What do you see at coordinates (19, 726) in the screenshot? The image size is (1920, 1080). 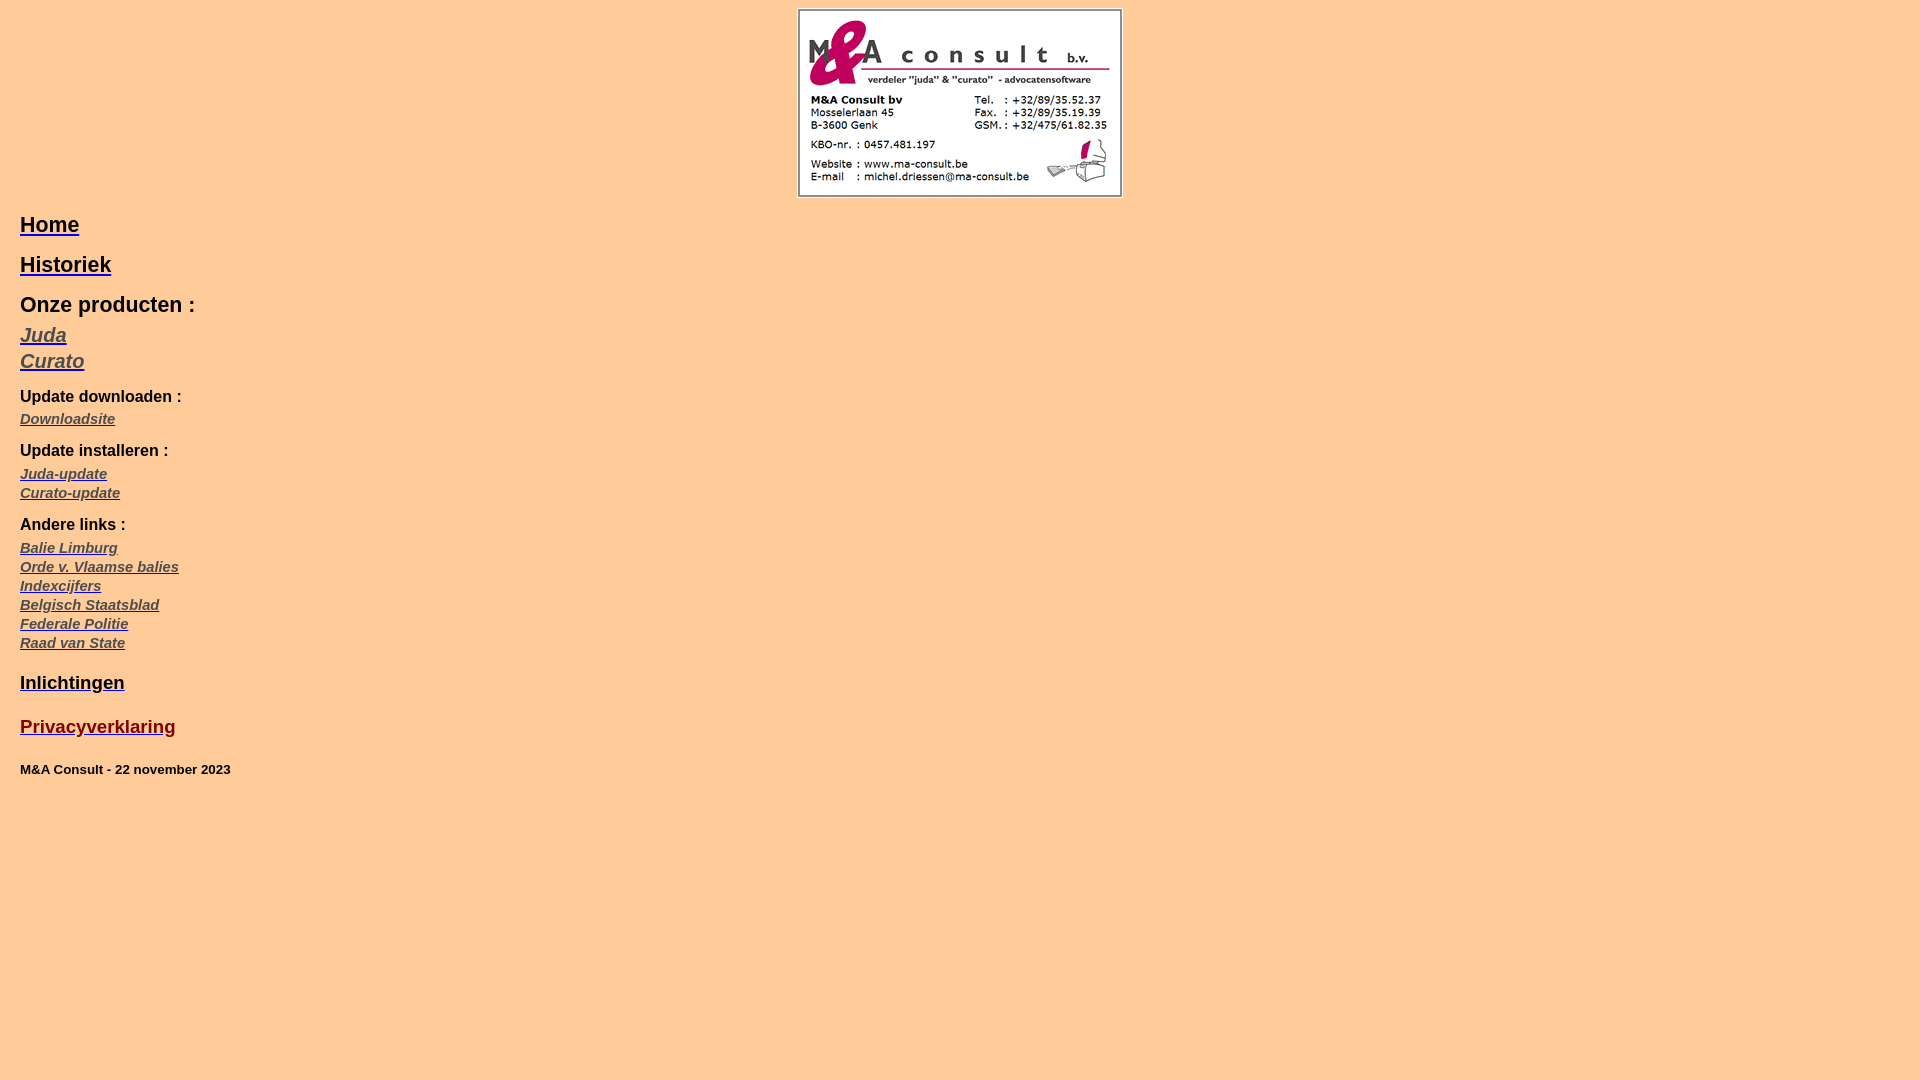 I see `'Privacyverklaring'` at bounding box center [19, 726].